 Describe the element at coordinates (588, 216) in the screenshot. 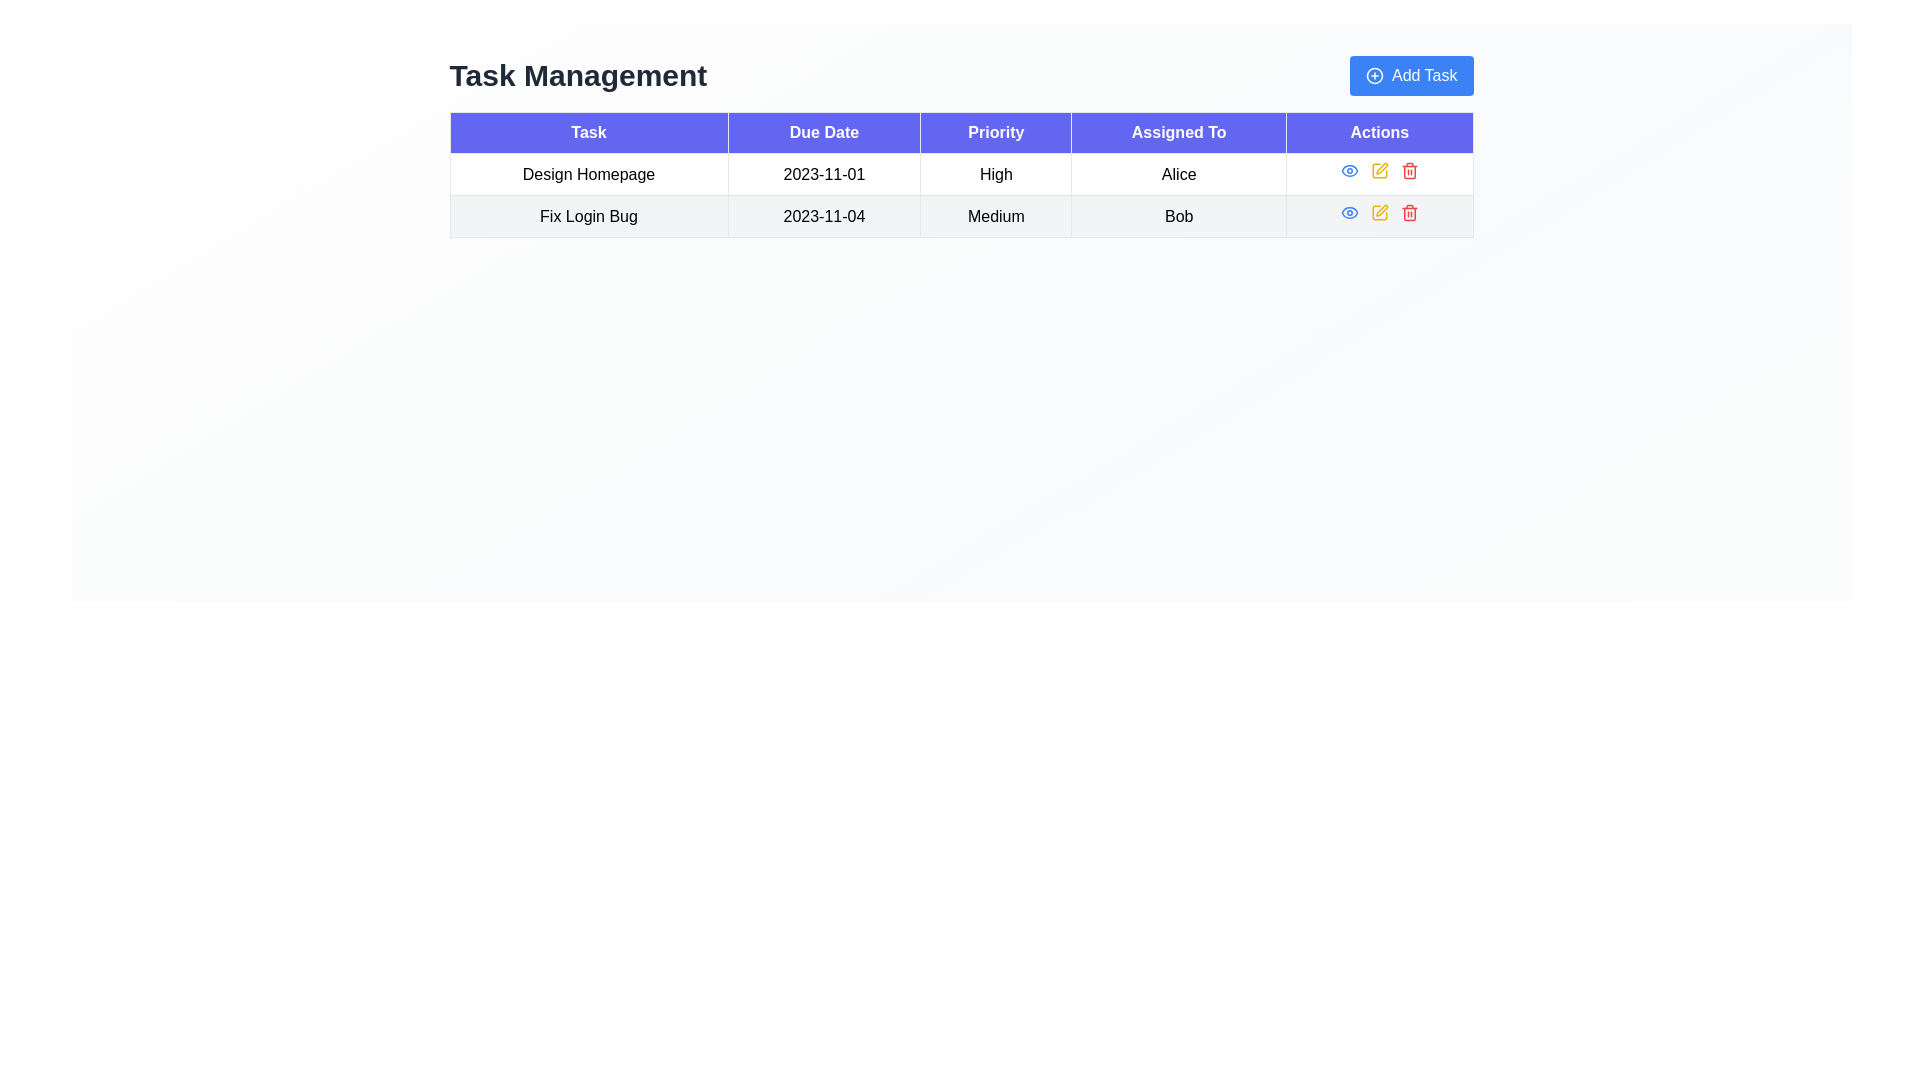

I see `the 'Fix Login Bug' text label, which is styled with centered alignment and located in the leftmost cell of the second row under the header 'Task'` at that location.